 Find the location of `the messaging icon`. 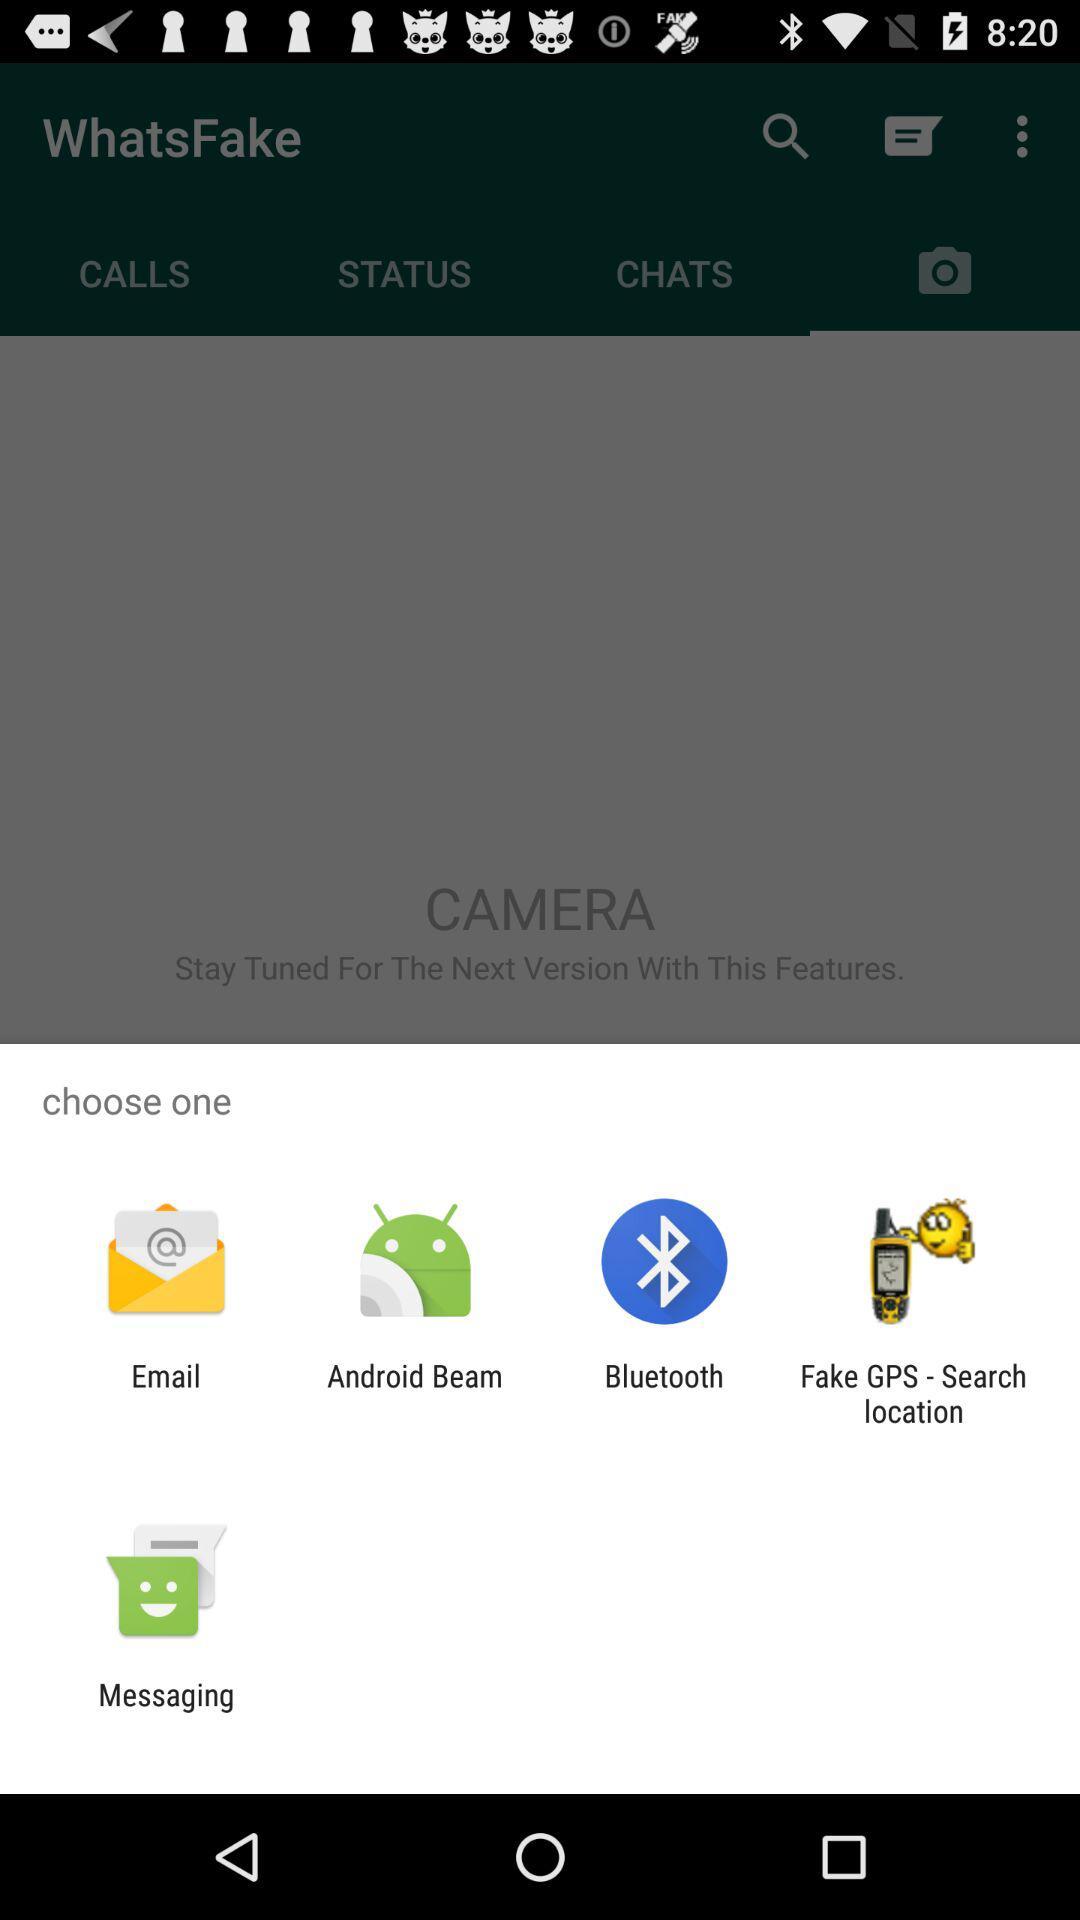

the messaging icon is located at coordinates (165, 1711).